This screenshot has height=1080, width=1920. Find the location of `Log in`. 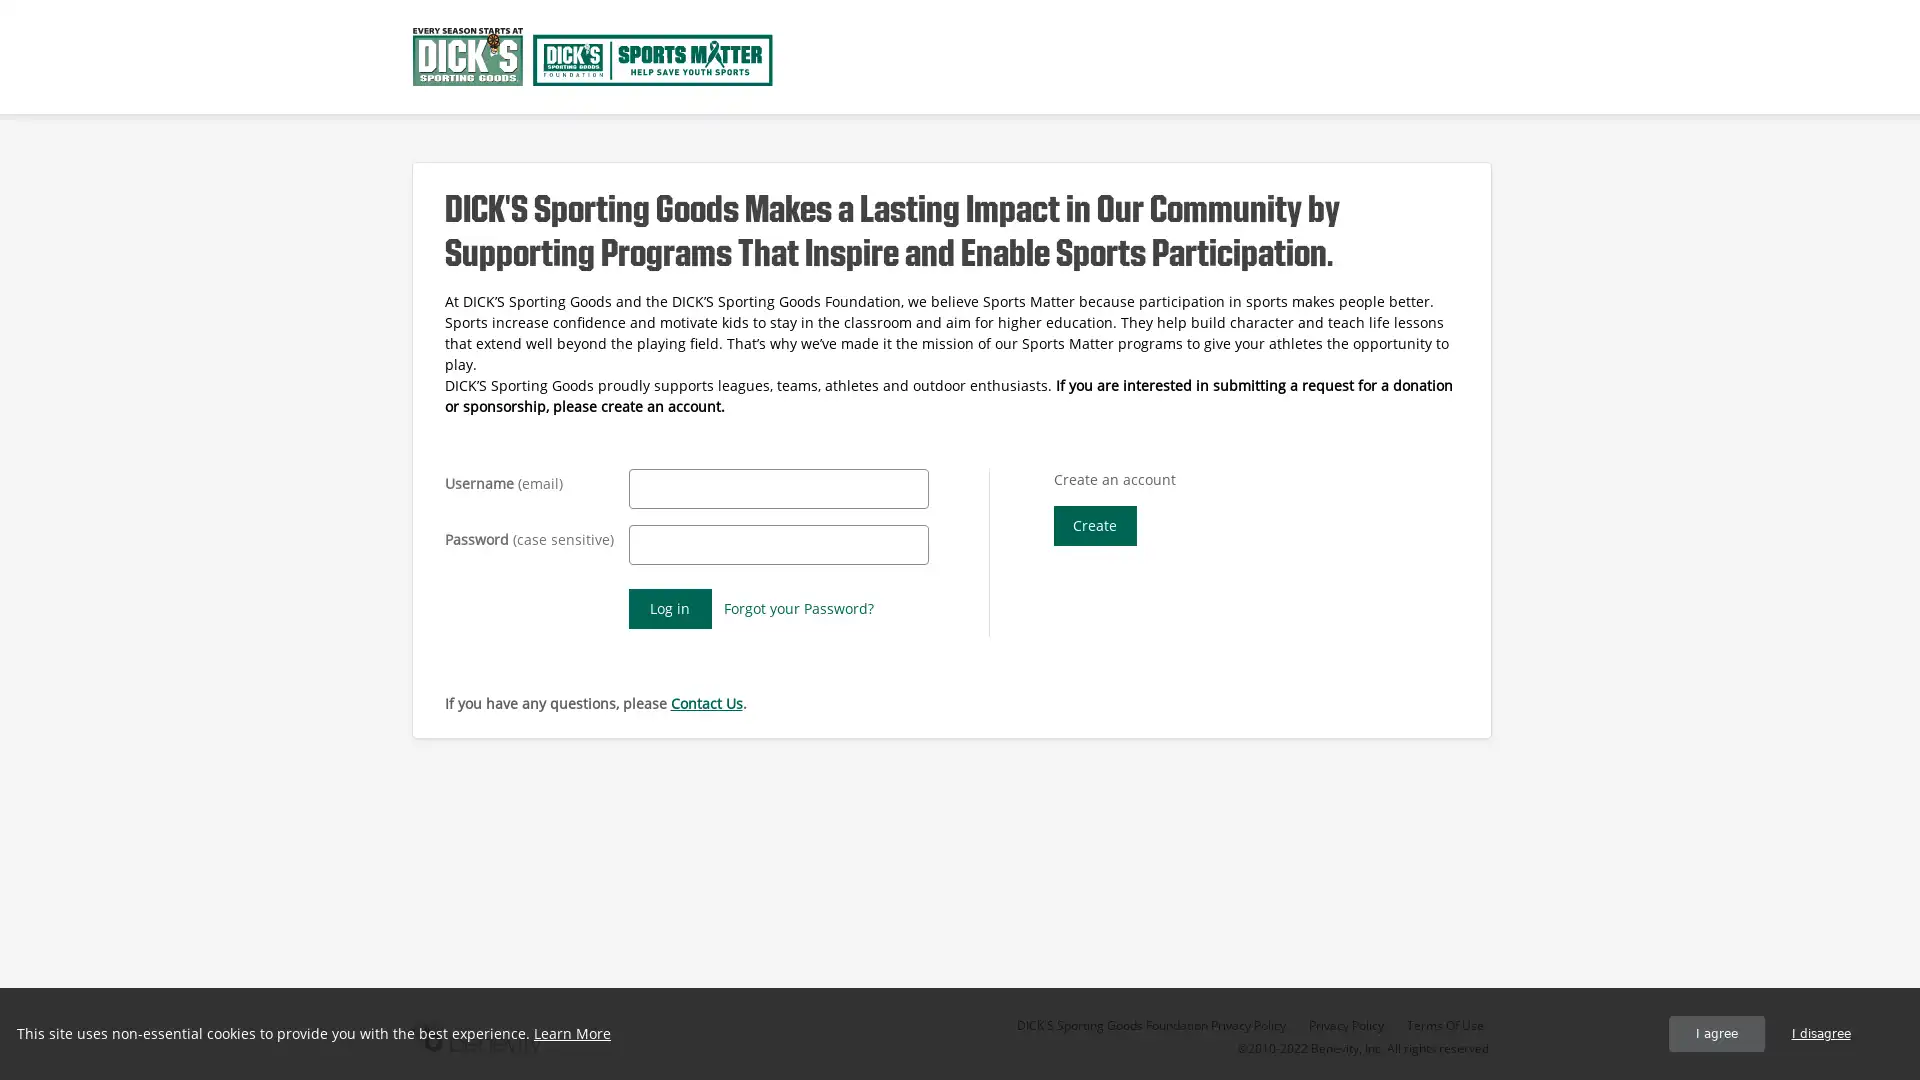

Log in is located at coordinates (669, 608).